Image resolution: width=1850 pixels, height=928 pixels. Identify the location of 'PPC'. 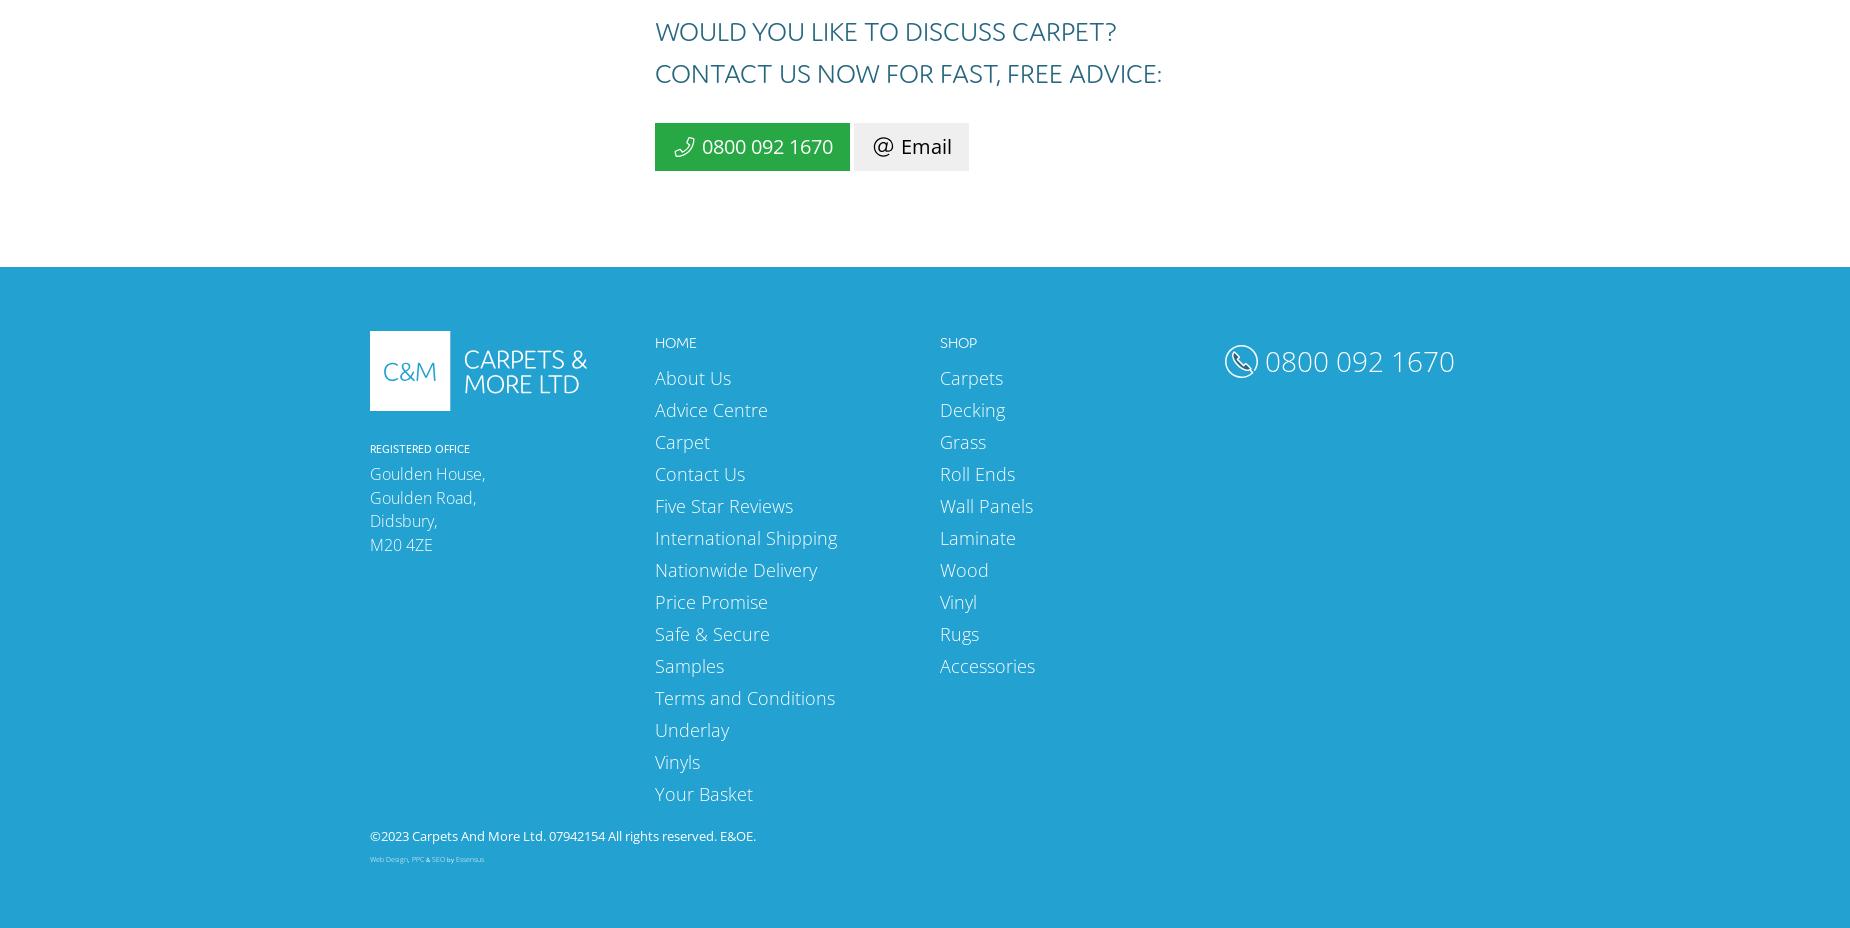
(410, 858).